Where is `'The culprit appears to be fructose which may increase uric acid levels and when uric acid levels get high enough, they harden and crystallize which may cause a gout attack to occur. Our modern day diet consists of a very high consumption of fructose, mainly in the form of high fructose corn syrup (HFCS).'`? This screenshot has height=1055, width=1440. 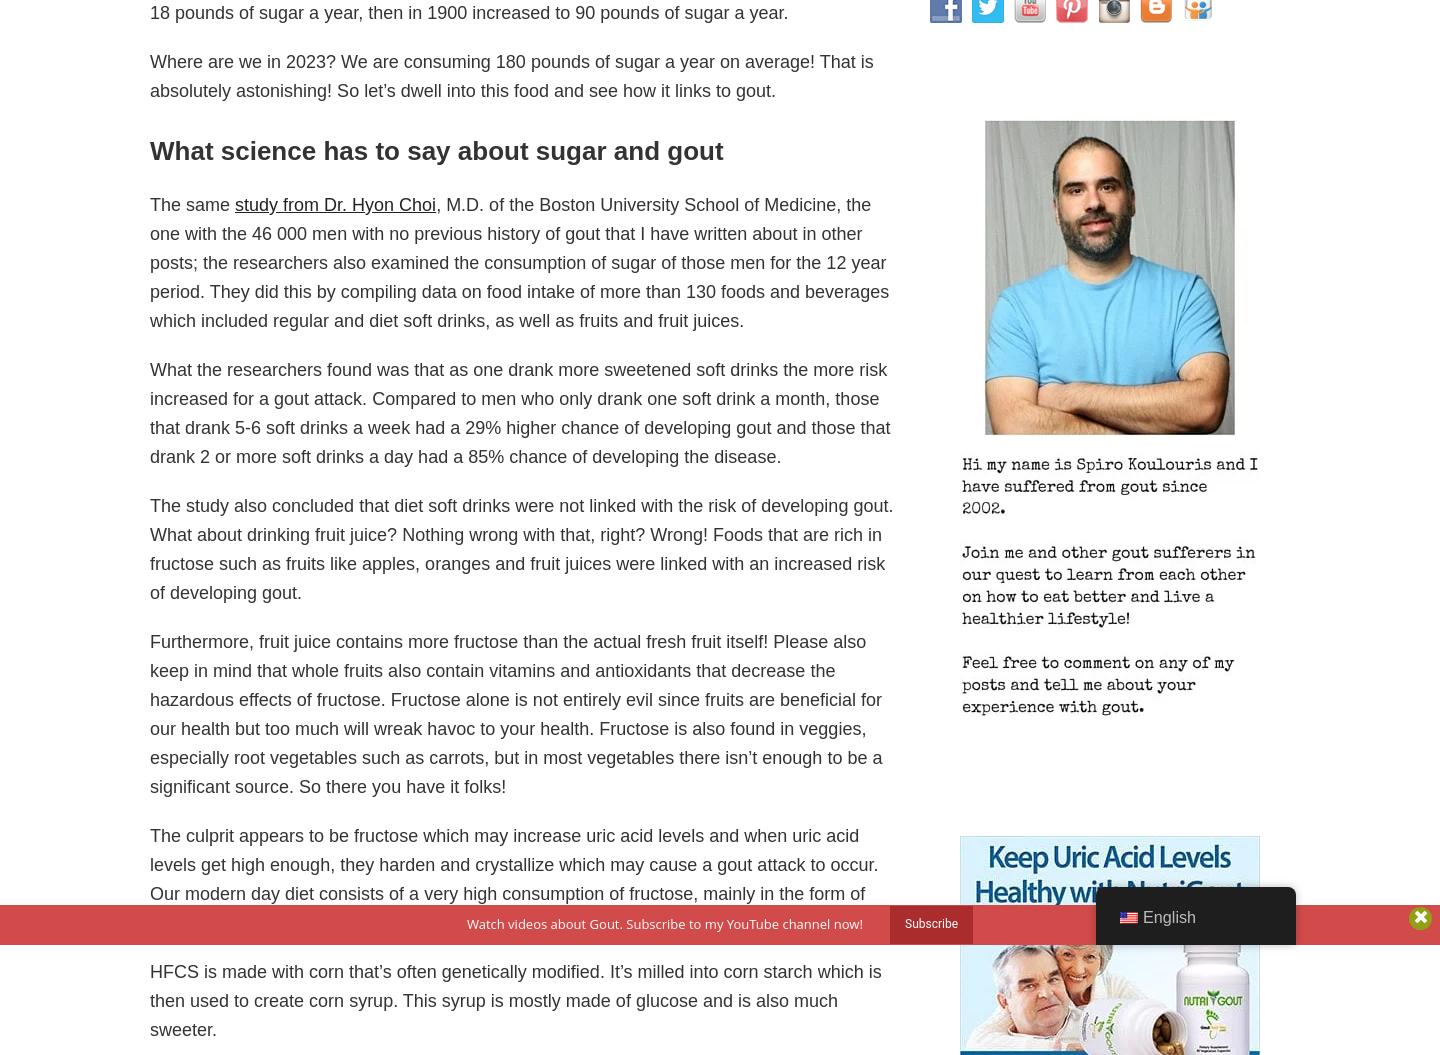 'The culprit appears to be fructose which may increase uric acid levels and when uric acid levels get high enough, they harden and crystallize which may cause a gout attack to occur. Our modern day diet consists of a very high consumption of fructose, mainly in the form of high fructose corn syrup (HFCS).' is located at coordinates (512, 879).